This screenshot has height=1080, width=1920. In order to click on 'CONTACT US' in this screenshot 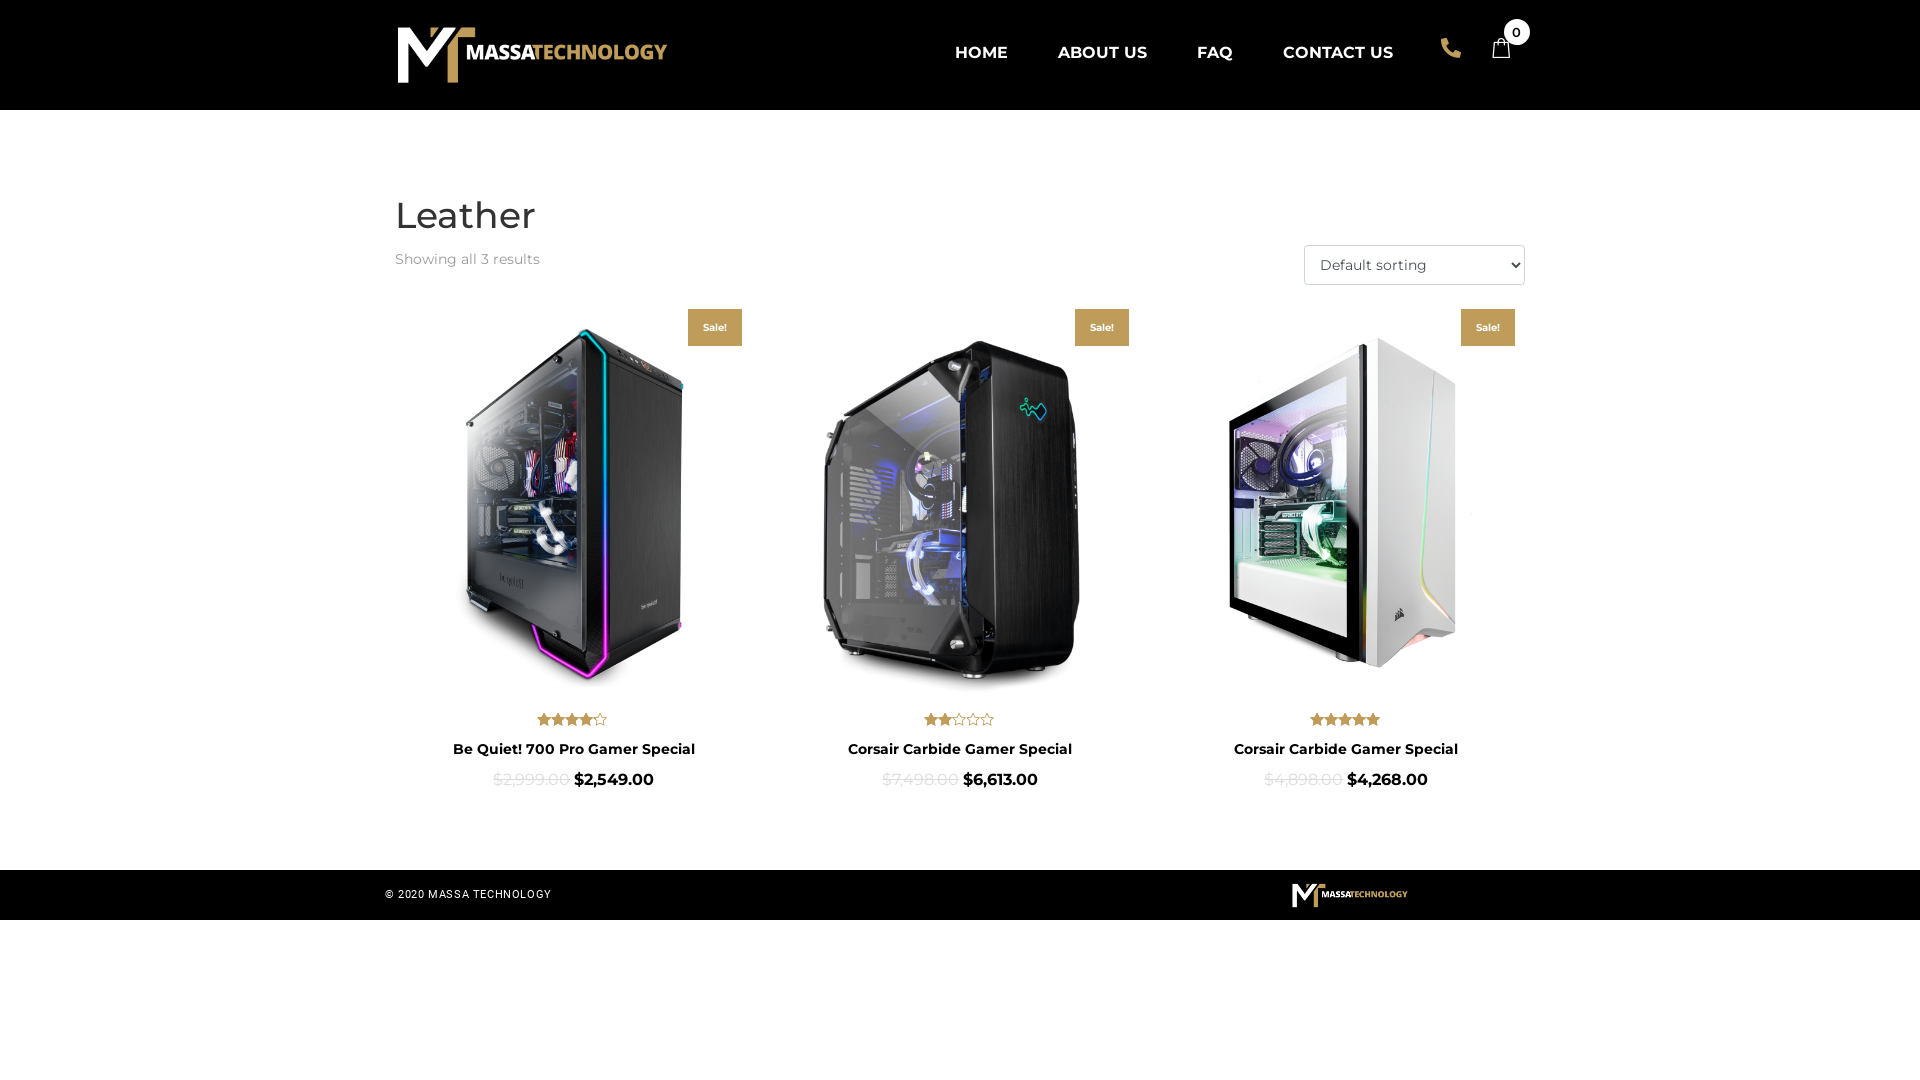, I will do `click(1261, 51)`.